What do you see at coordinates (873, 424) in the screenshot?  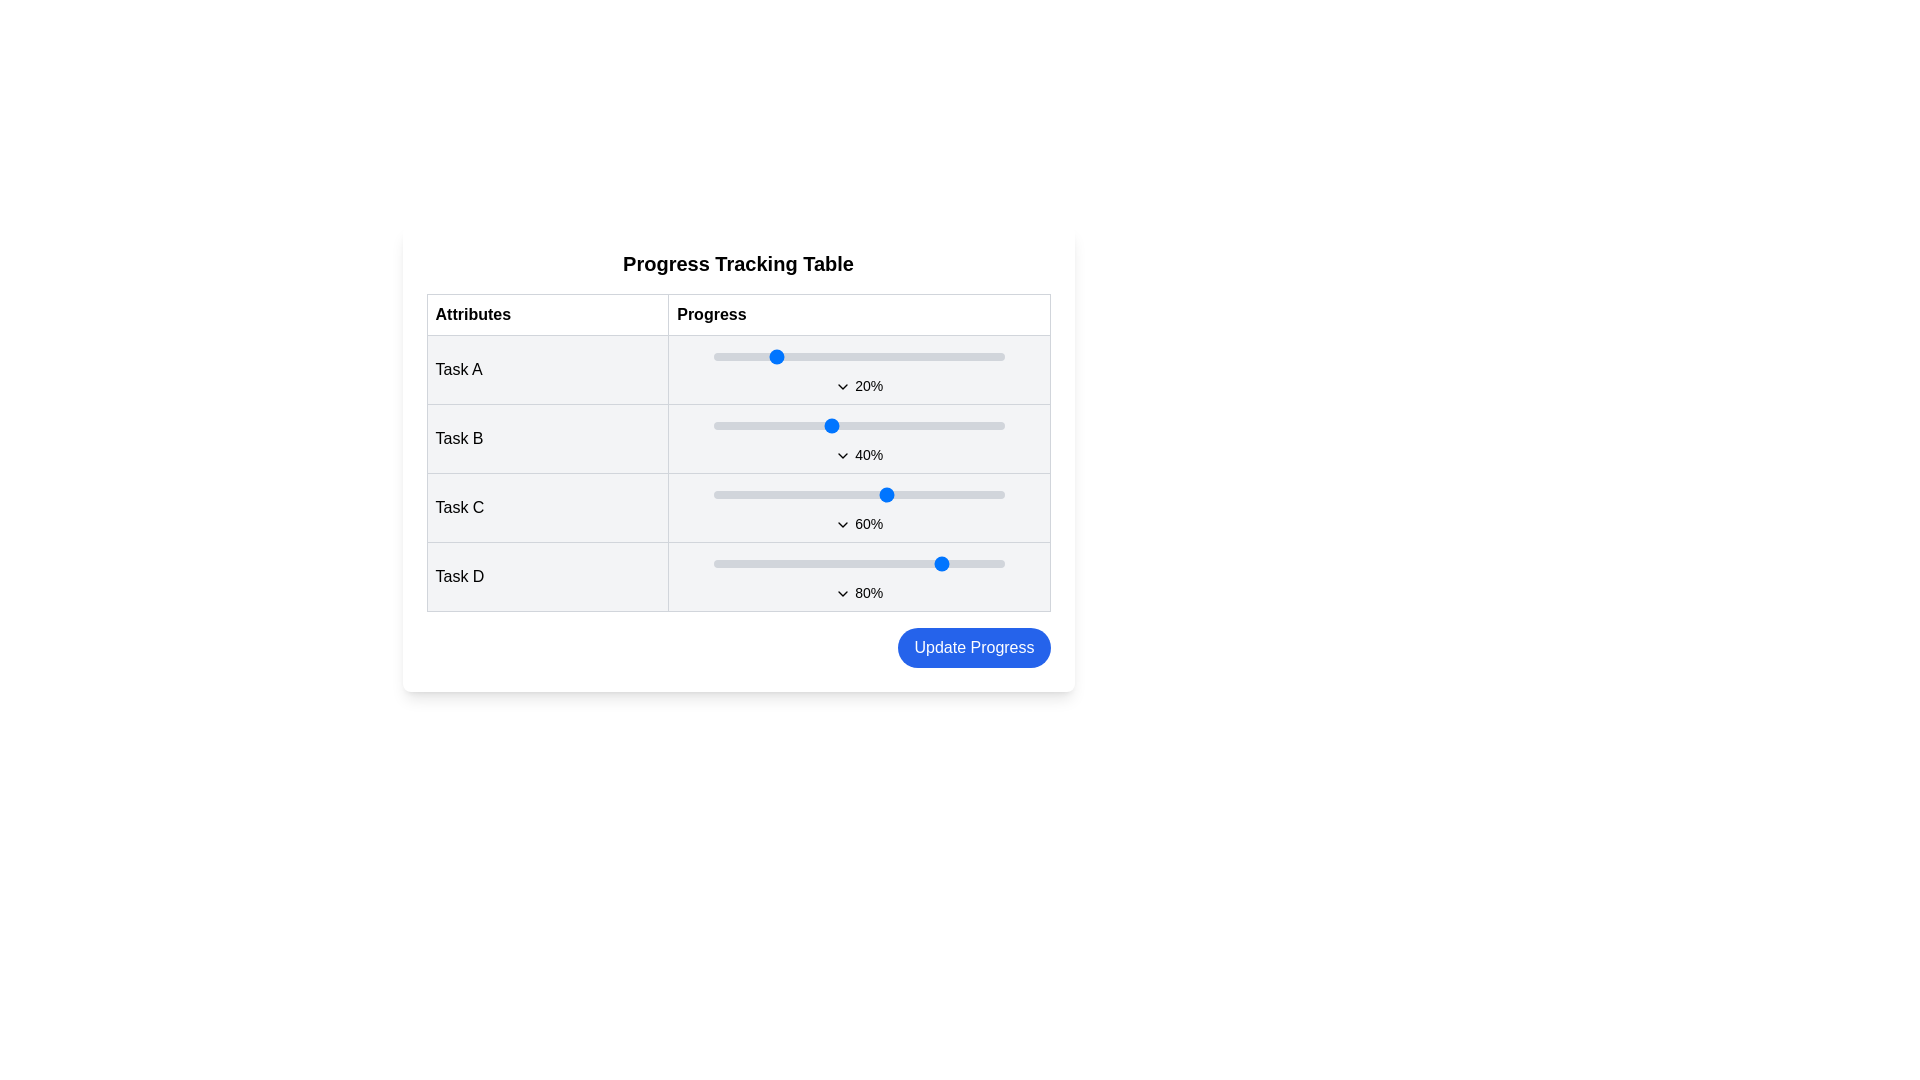 I see `the progress of Task B` at bounding box center [873, 424].